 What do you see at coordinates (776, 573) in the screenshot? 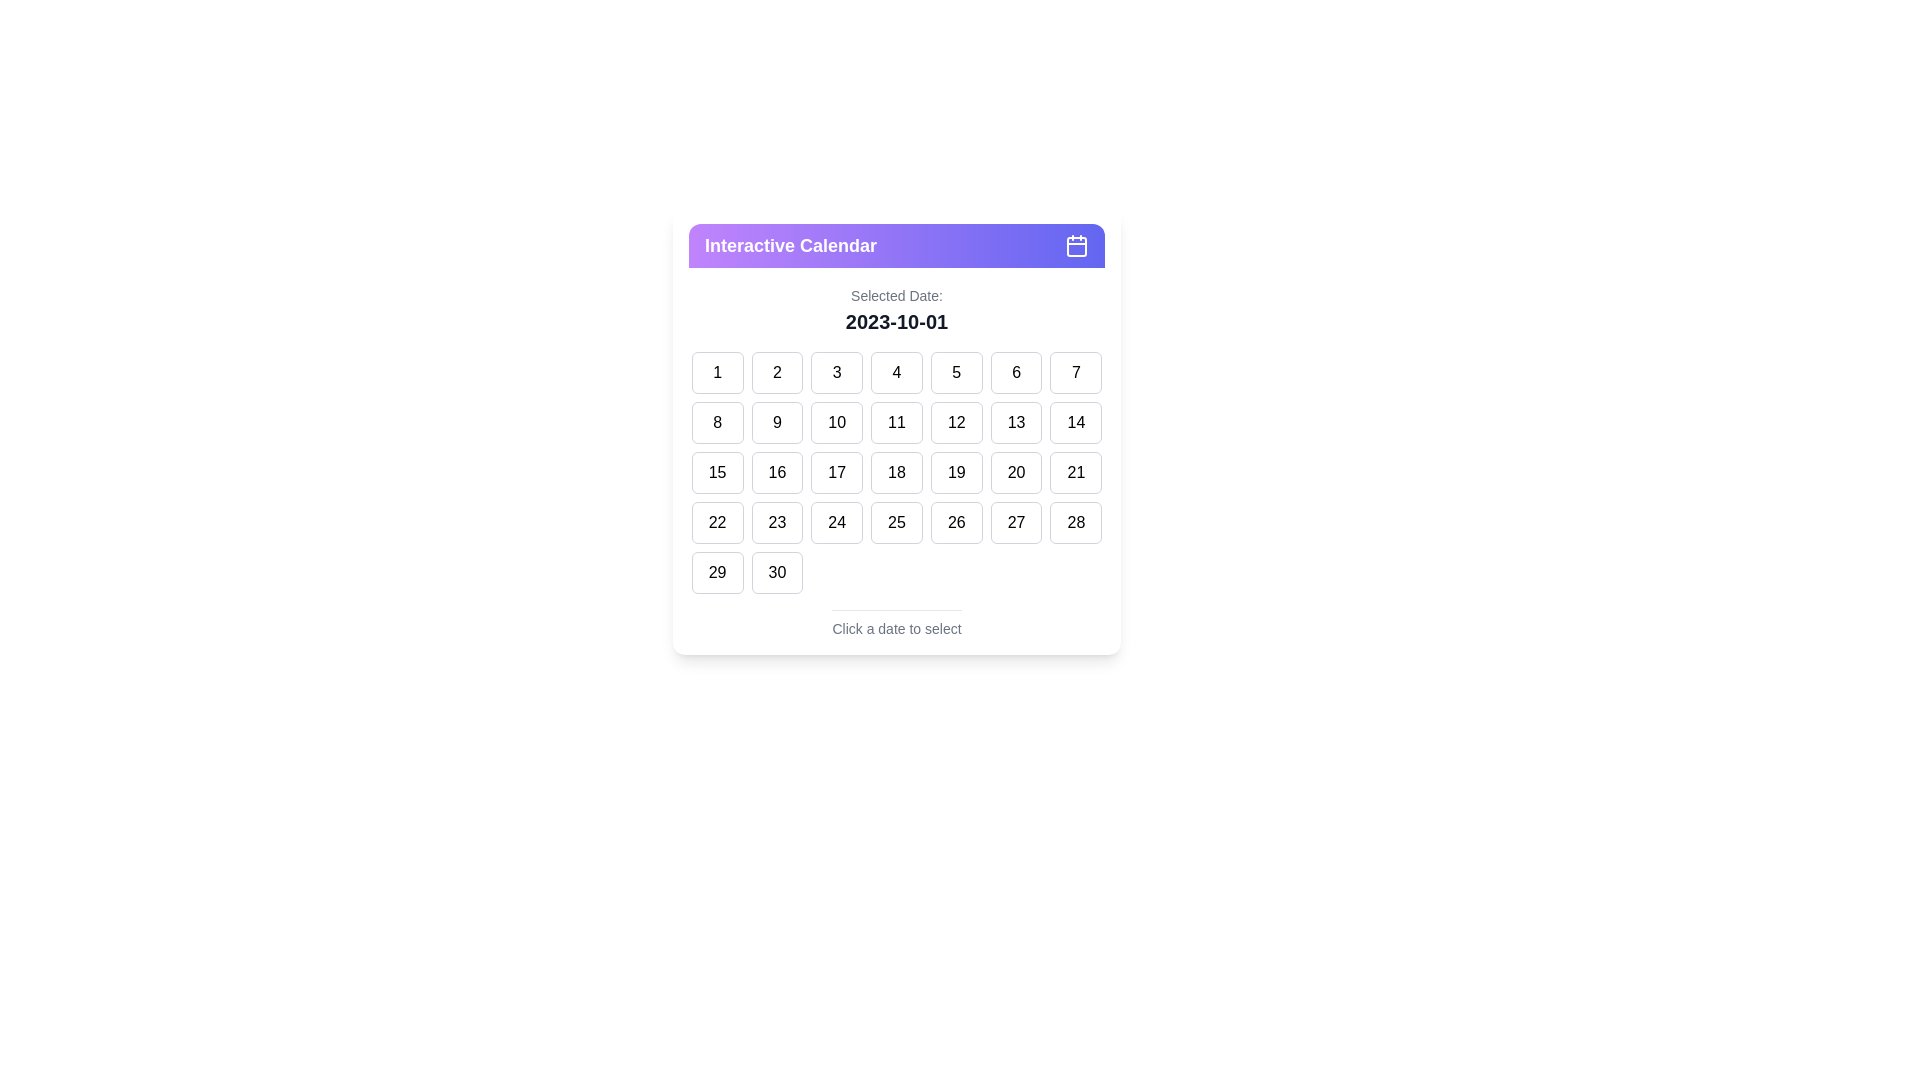
I see `the date selector button for the 30th day in the interactive calendar located in the second column of the last row of the calendar grid` at bounding box center [776, 573].